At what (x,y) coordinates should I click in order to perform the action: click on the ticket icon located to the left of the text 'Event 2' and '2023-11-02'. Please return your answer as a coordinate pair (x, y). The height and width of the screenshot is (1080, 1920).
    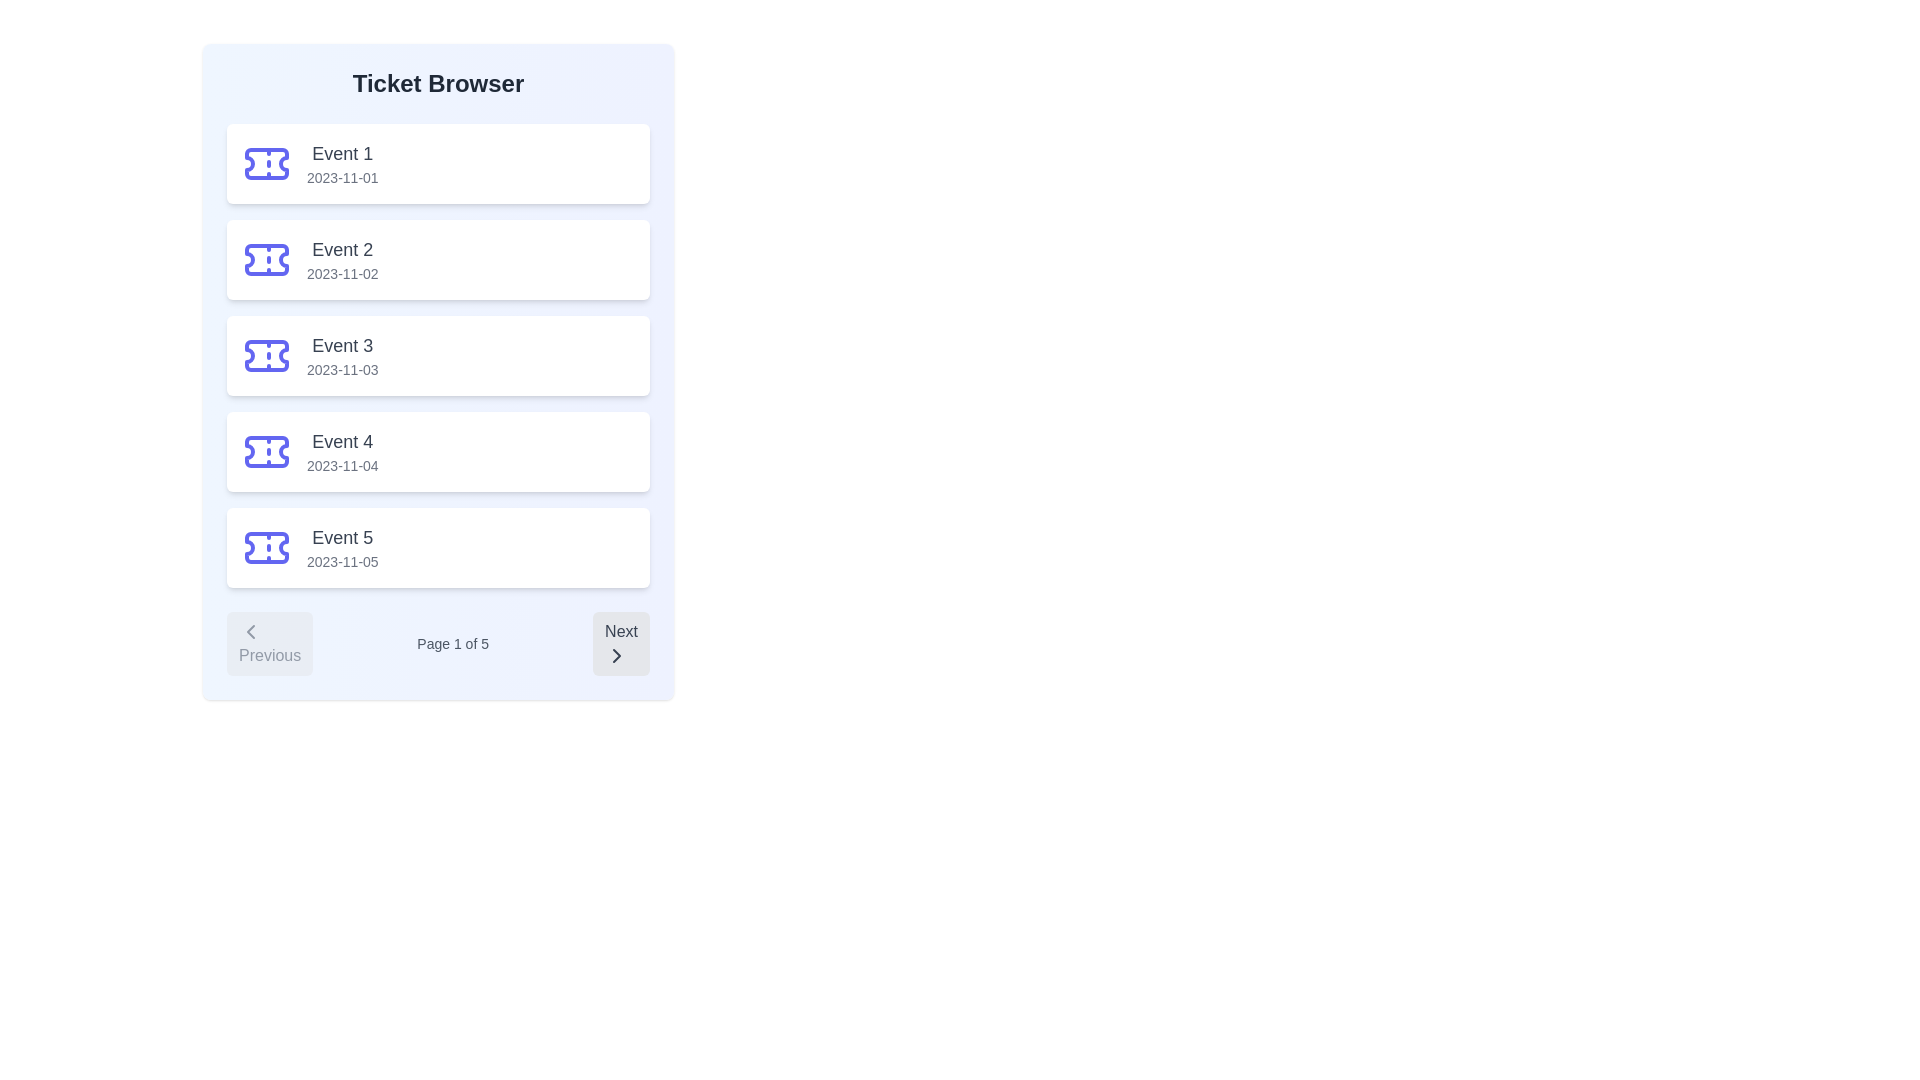
    Looking at the image, I should click on (266, 258).